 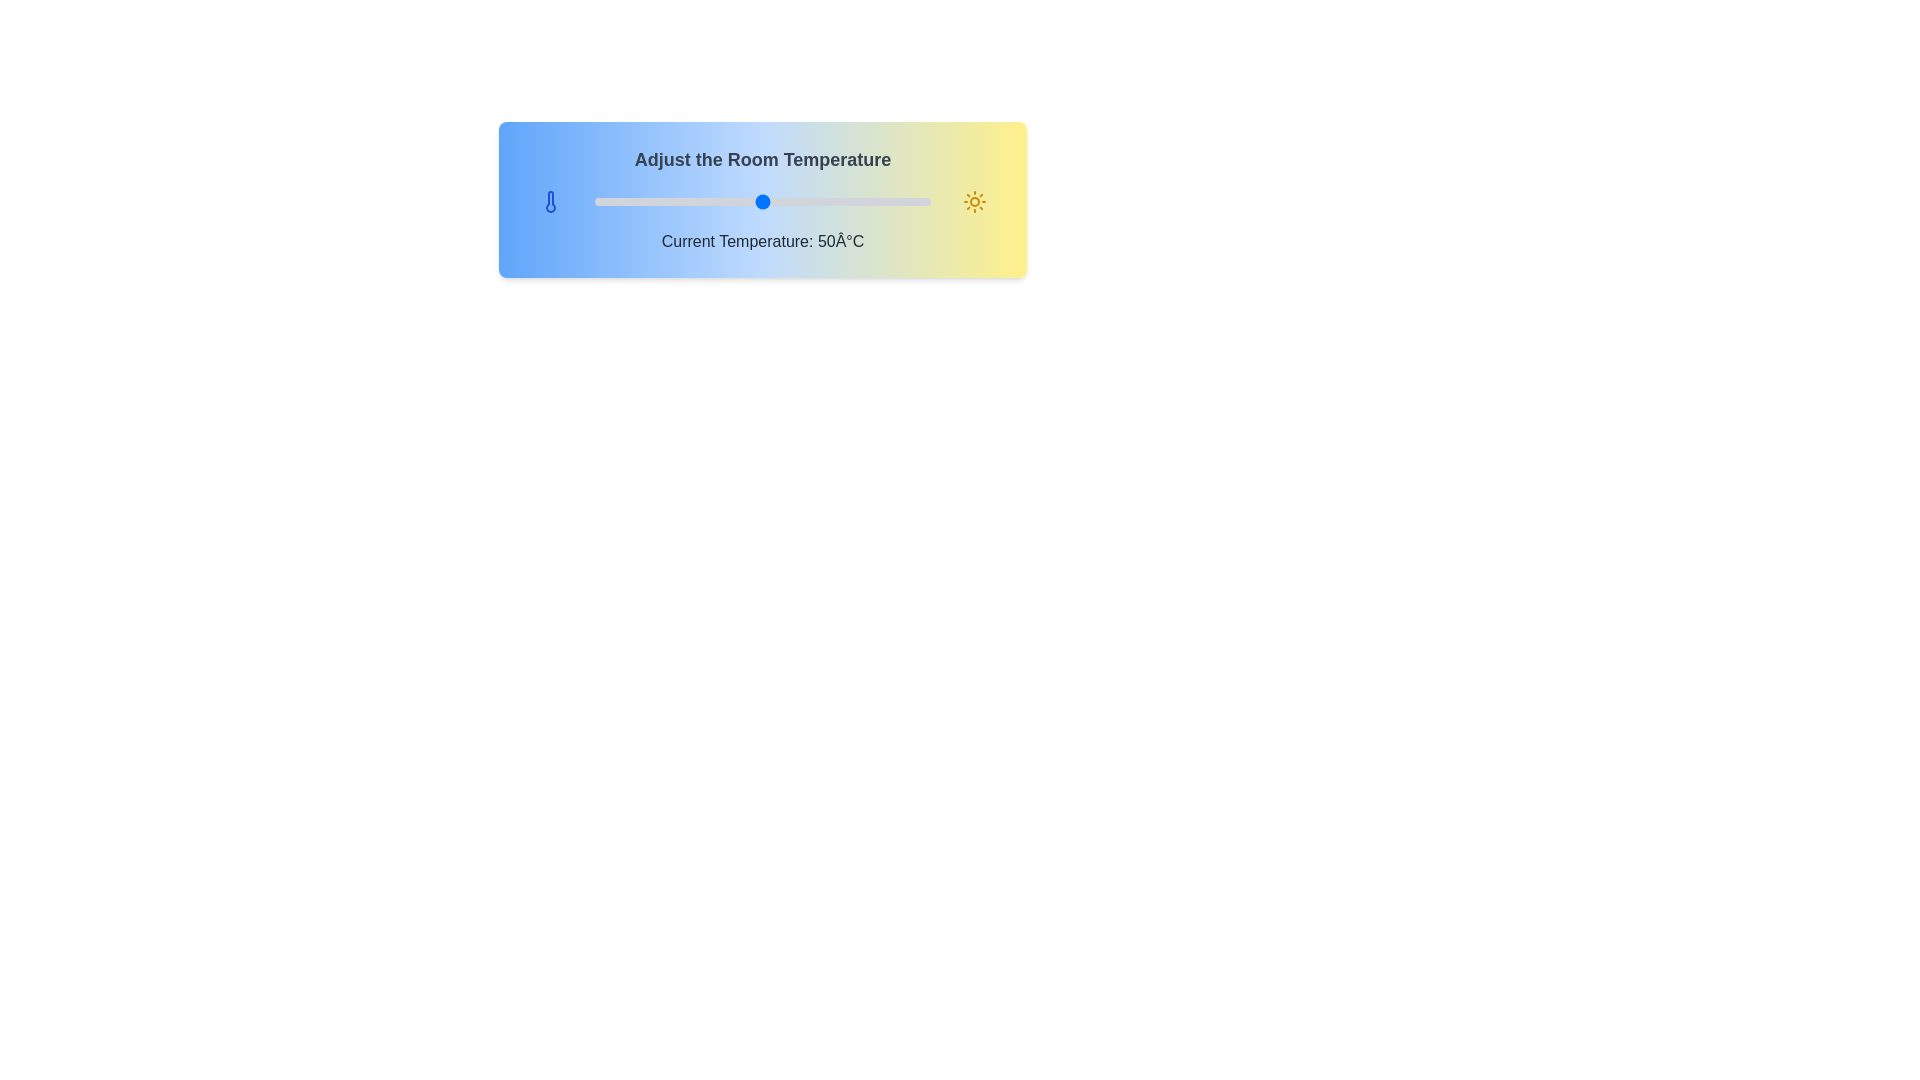 I want to click on the temperature slider to 8°C, so click(x=620, y=201).